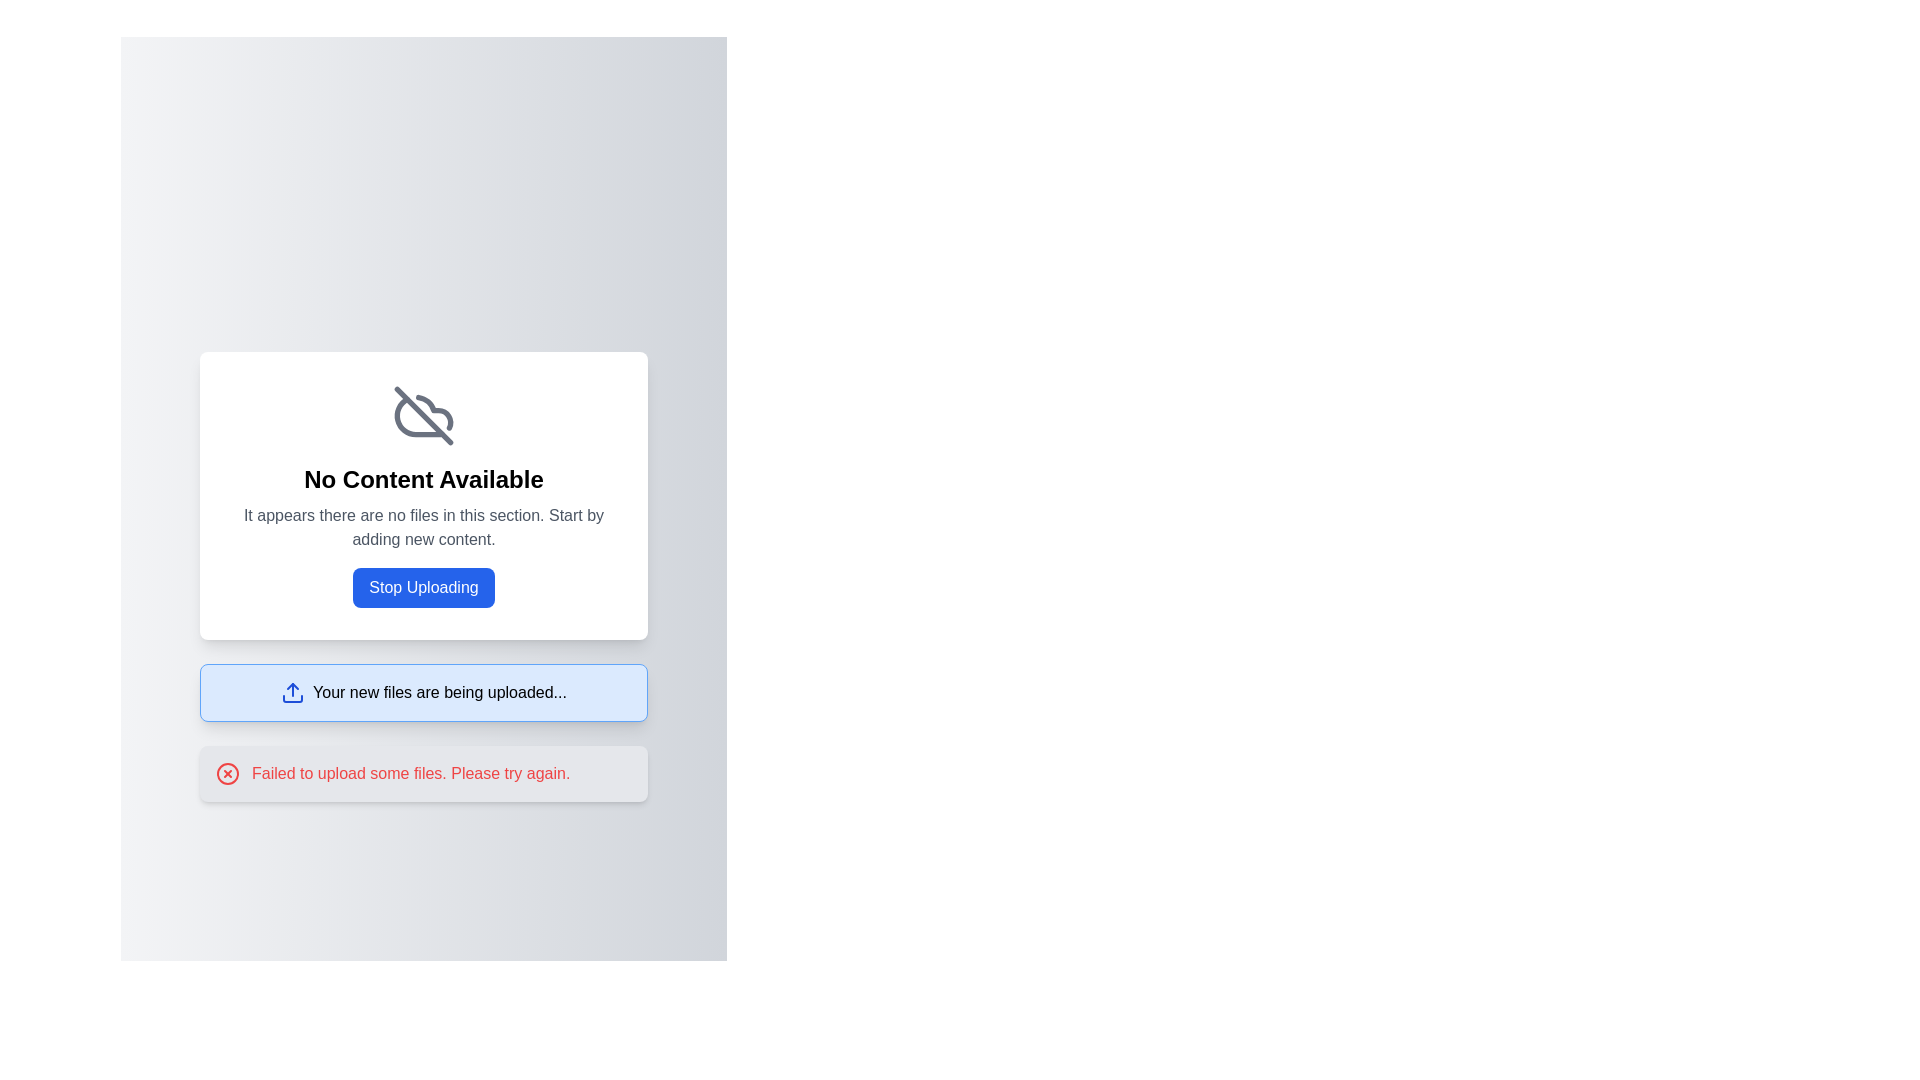  Describe the element at coordinates (422, 690) in the screenshot. I see `the Notification Box located just below the 'Stop Uploading' blue button, which informs the user about the ongoing uploading process` at that location.